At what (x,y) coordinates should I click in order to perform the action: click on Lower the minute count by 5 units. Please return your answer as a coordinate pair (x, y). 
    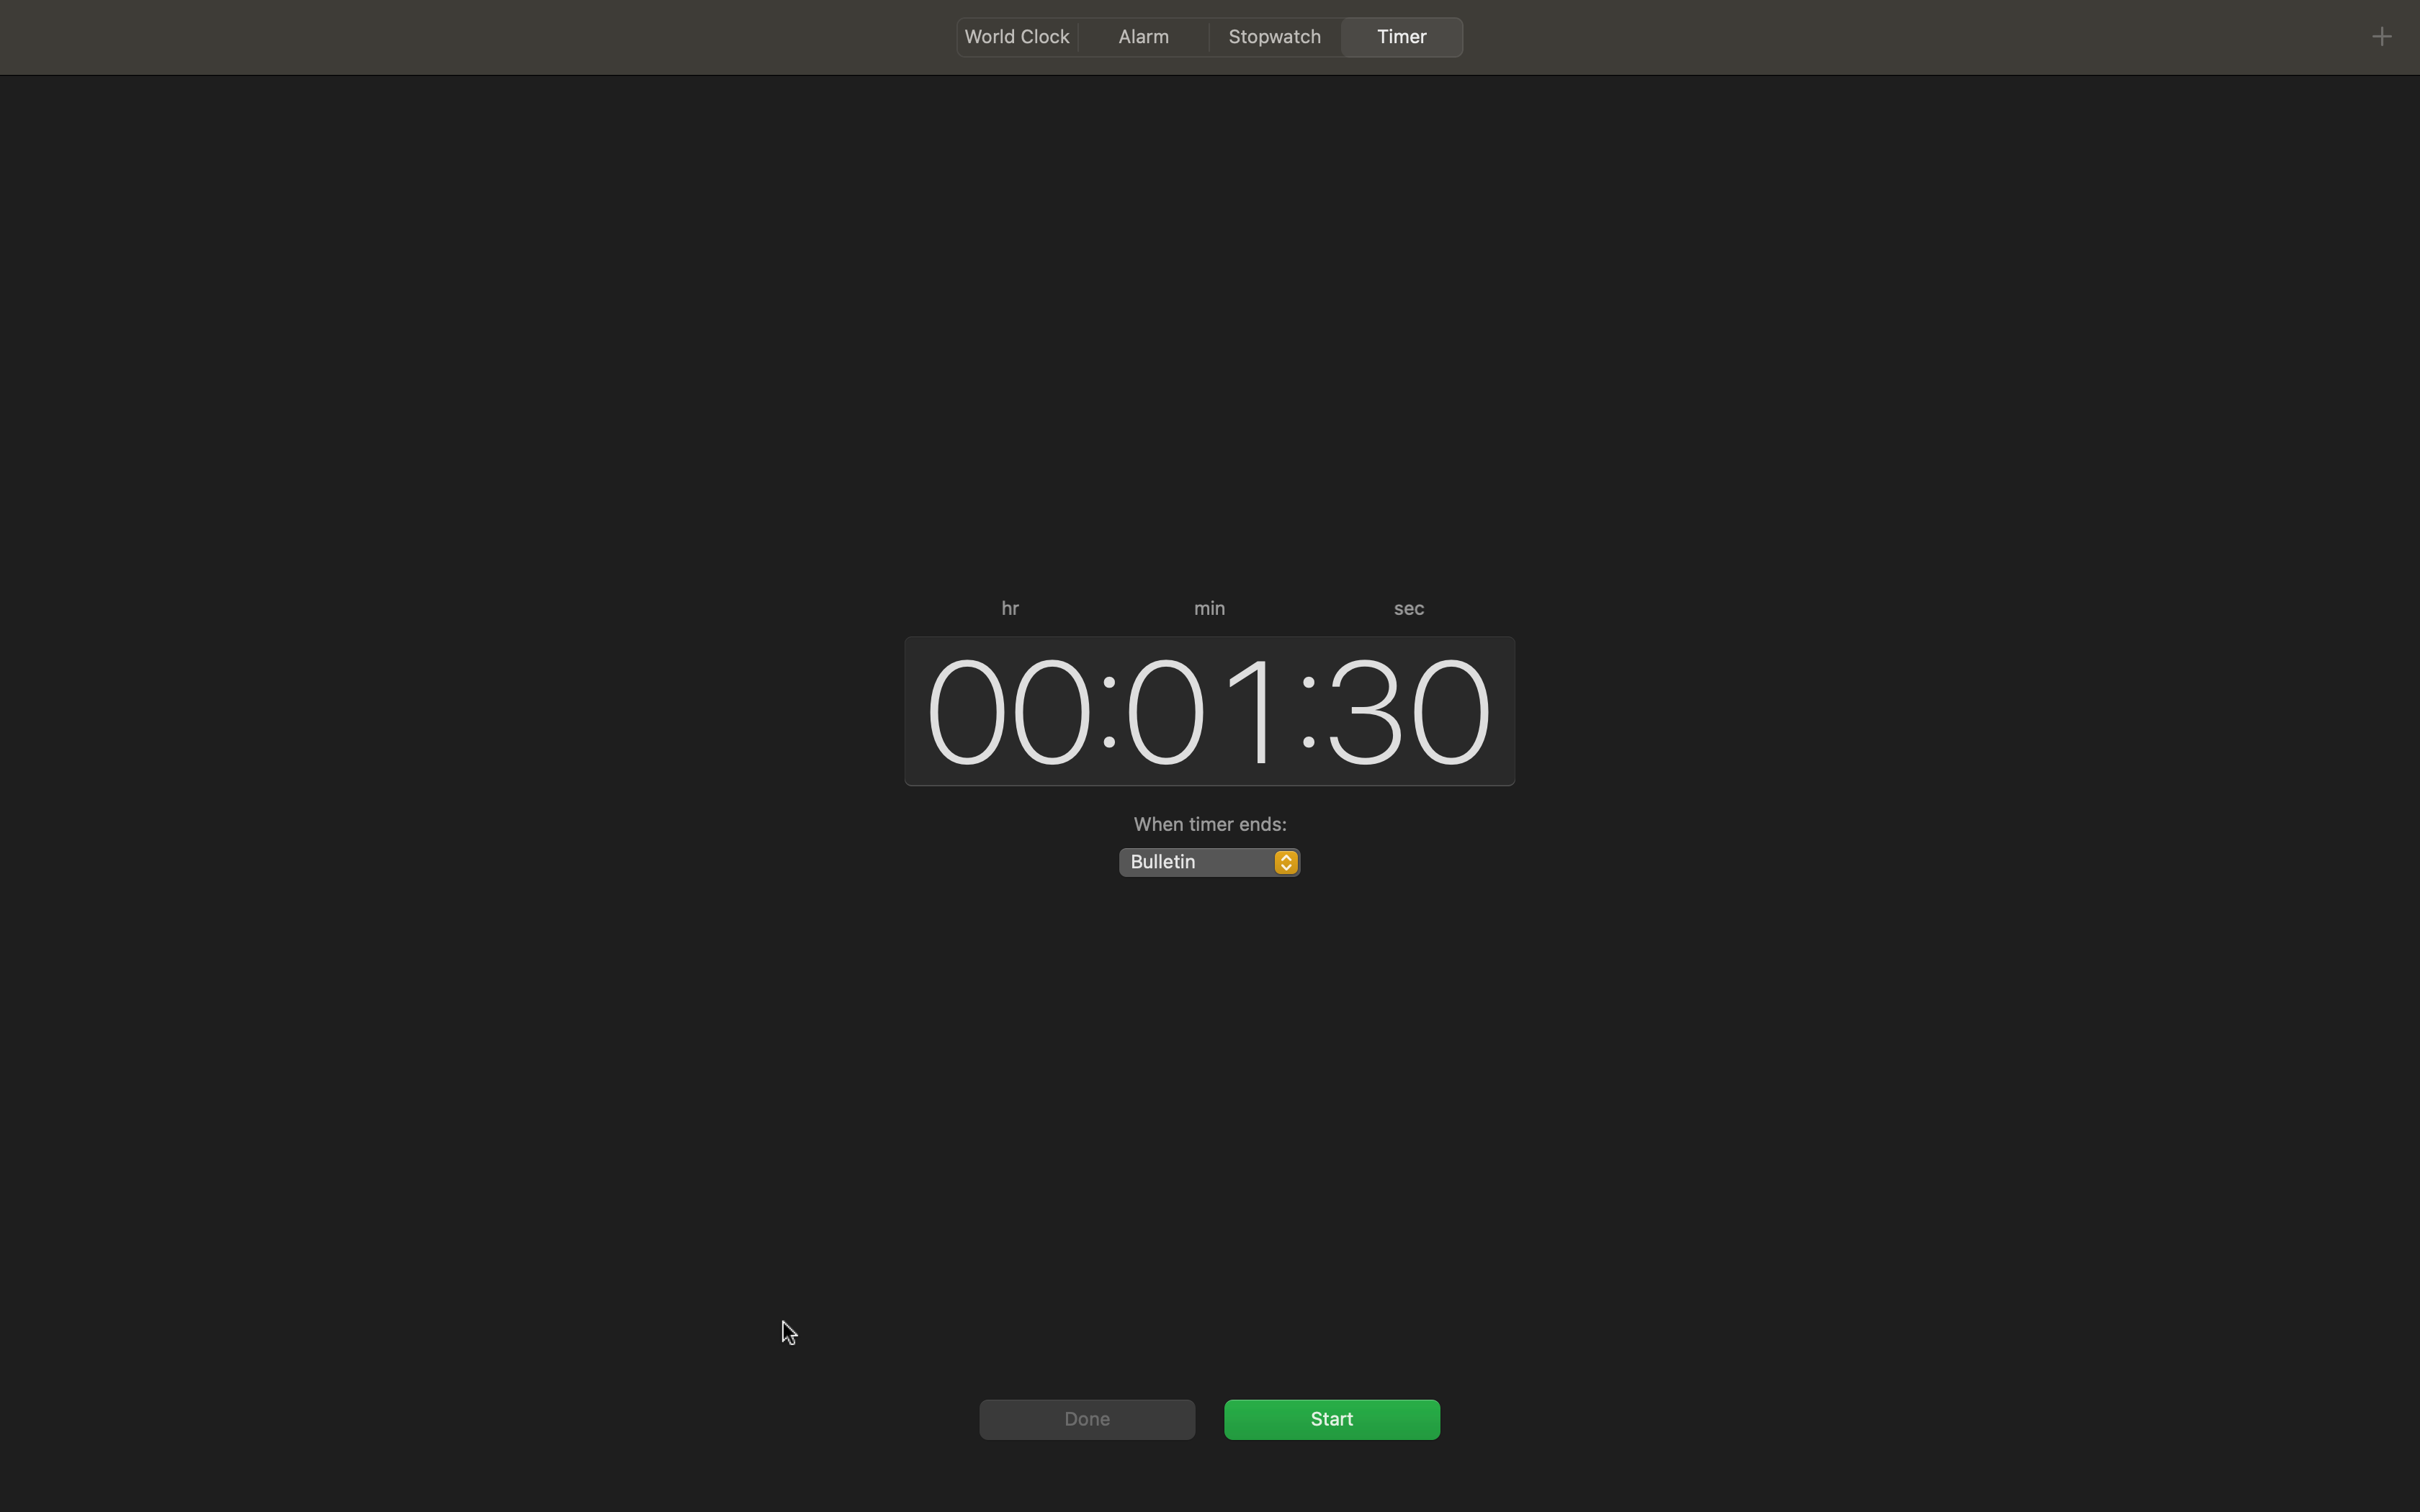
    Looking at the image, I should click on (1201, 708).